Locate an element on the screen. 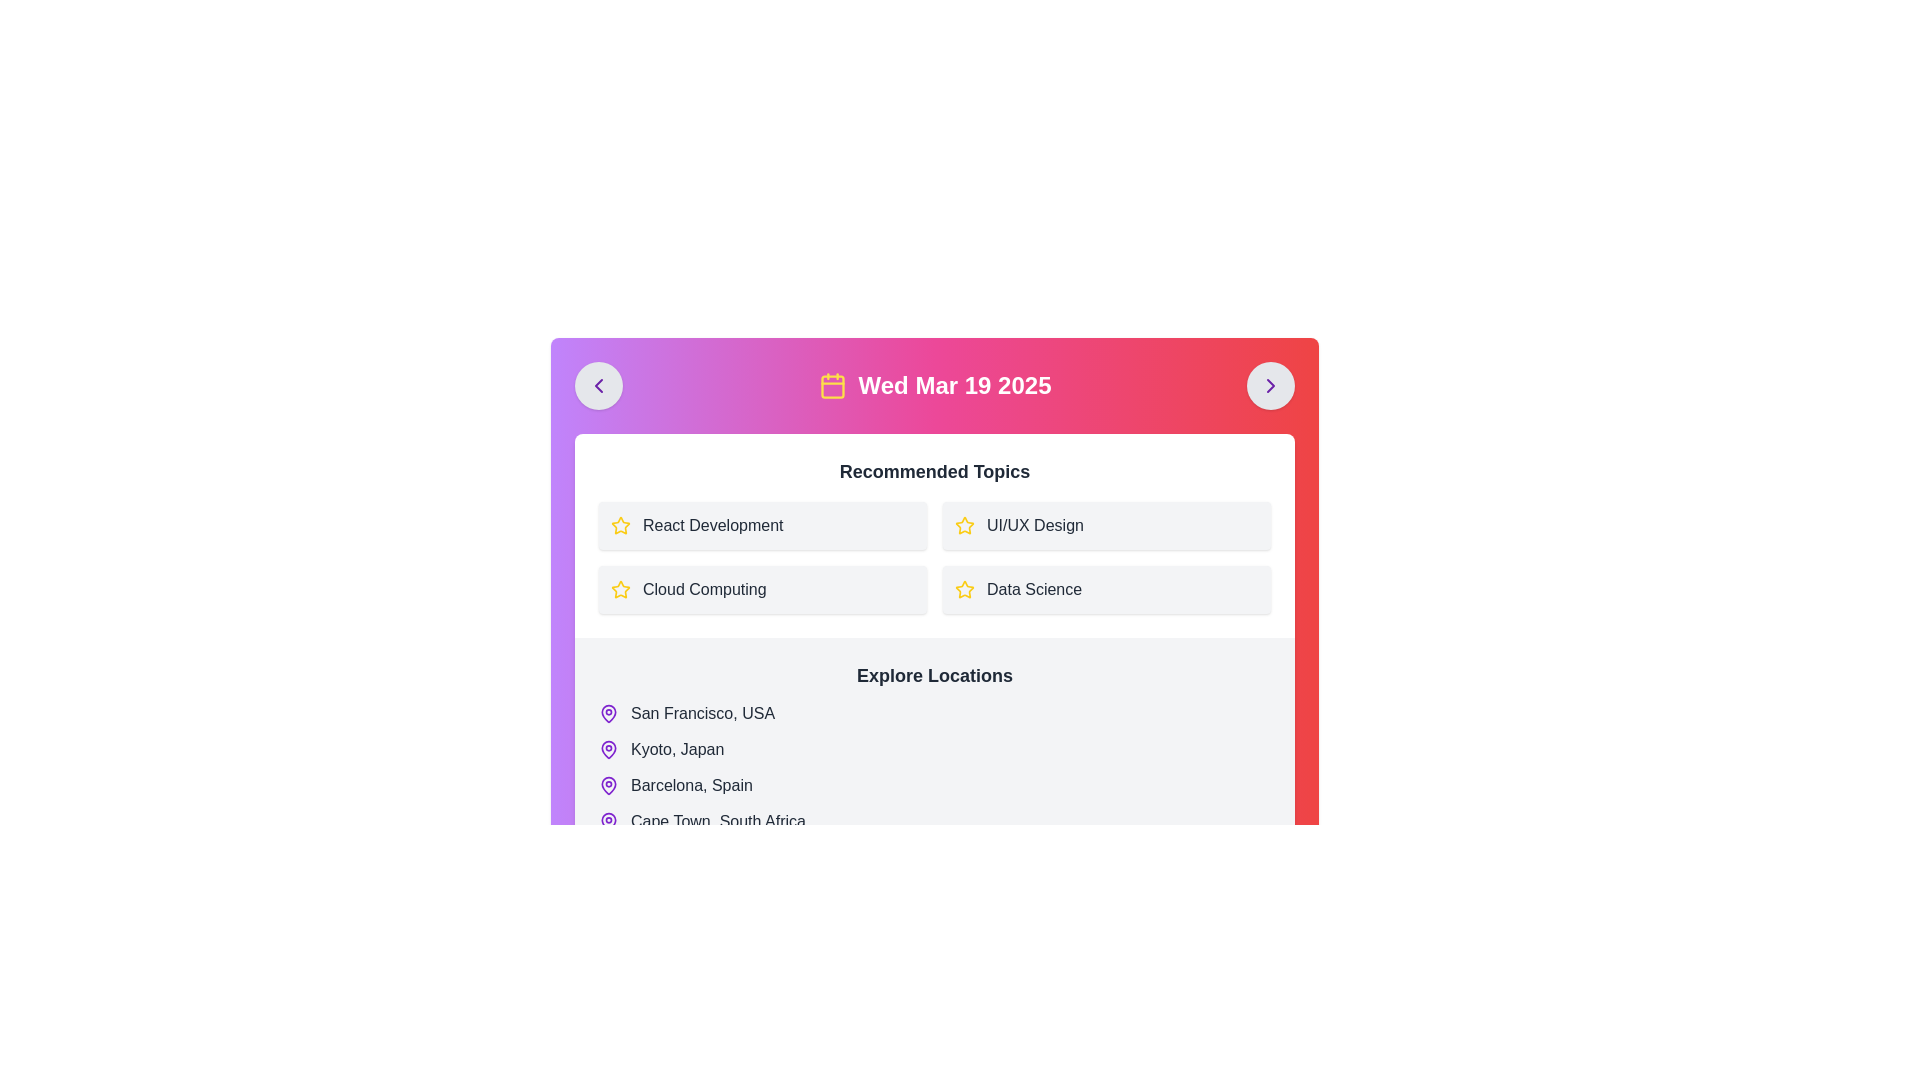  the 'Data Science' text label located in the bottom-right position of the recommended topics grid is located at coordinates (1034, 589).